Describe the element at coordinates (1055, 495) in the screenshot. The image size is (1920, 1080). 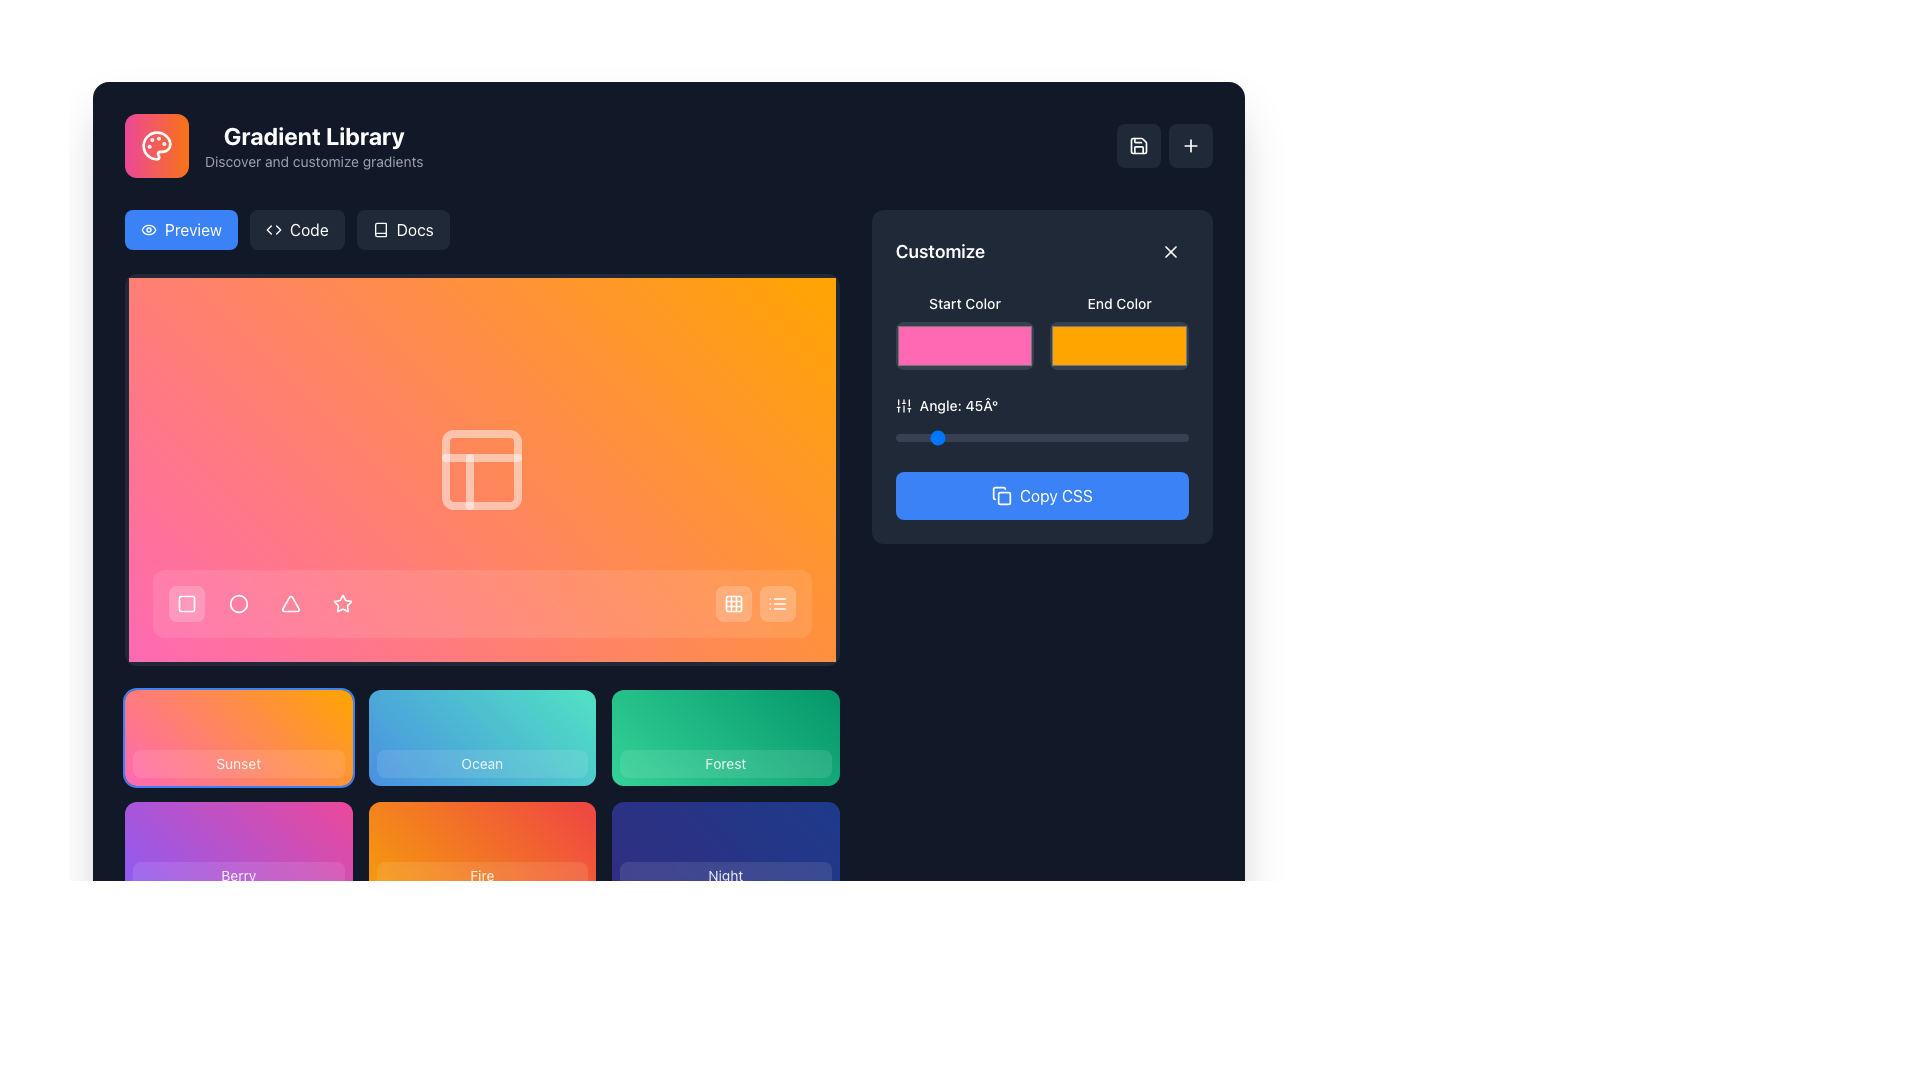
I see `the copy button located in the customization panel, which allows users to copy the generated CSS code` at that location.